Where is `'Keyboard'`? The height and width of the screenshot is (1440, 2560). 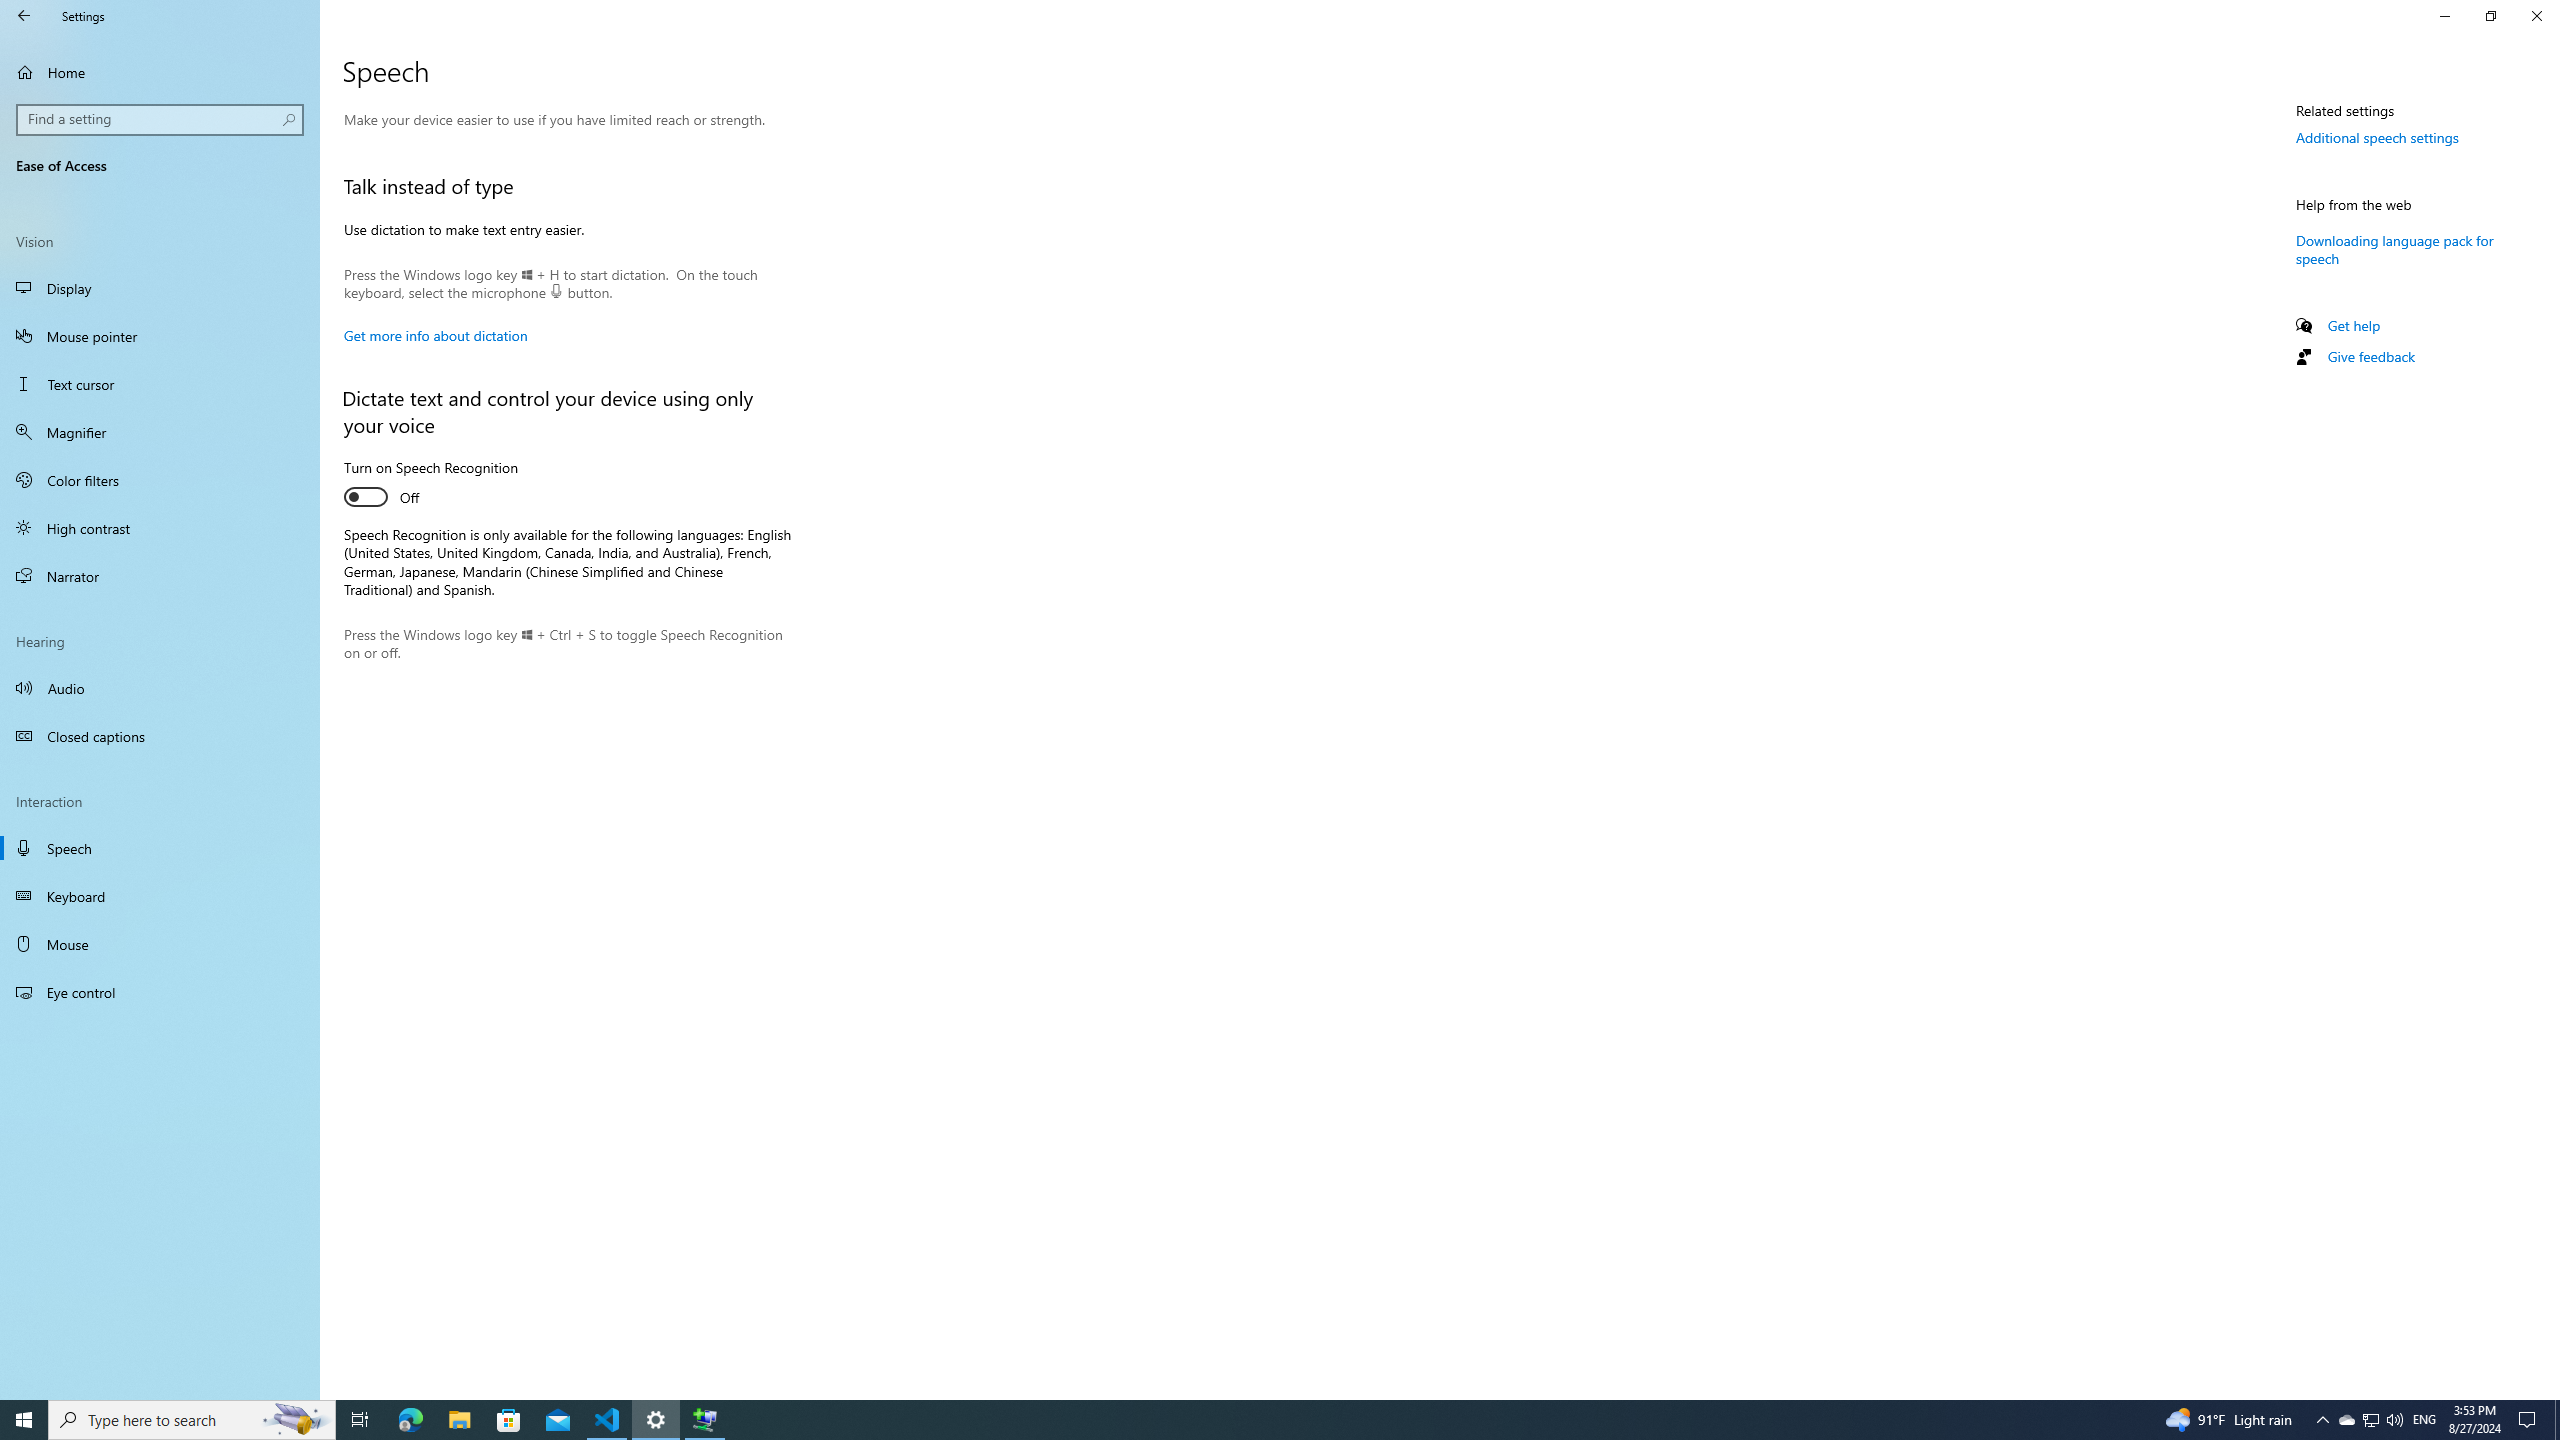 'Keyboard' is located at coordinates (159, 896).